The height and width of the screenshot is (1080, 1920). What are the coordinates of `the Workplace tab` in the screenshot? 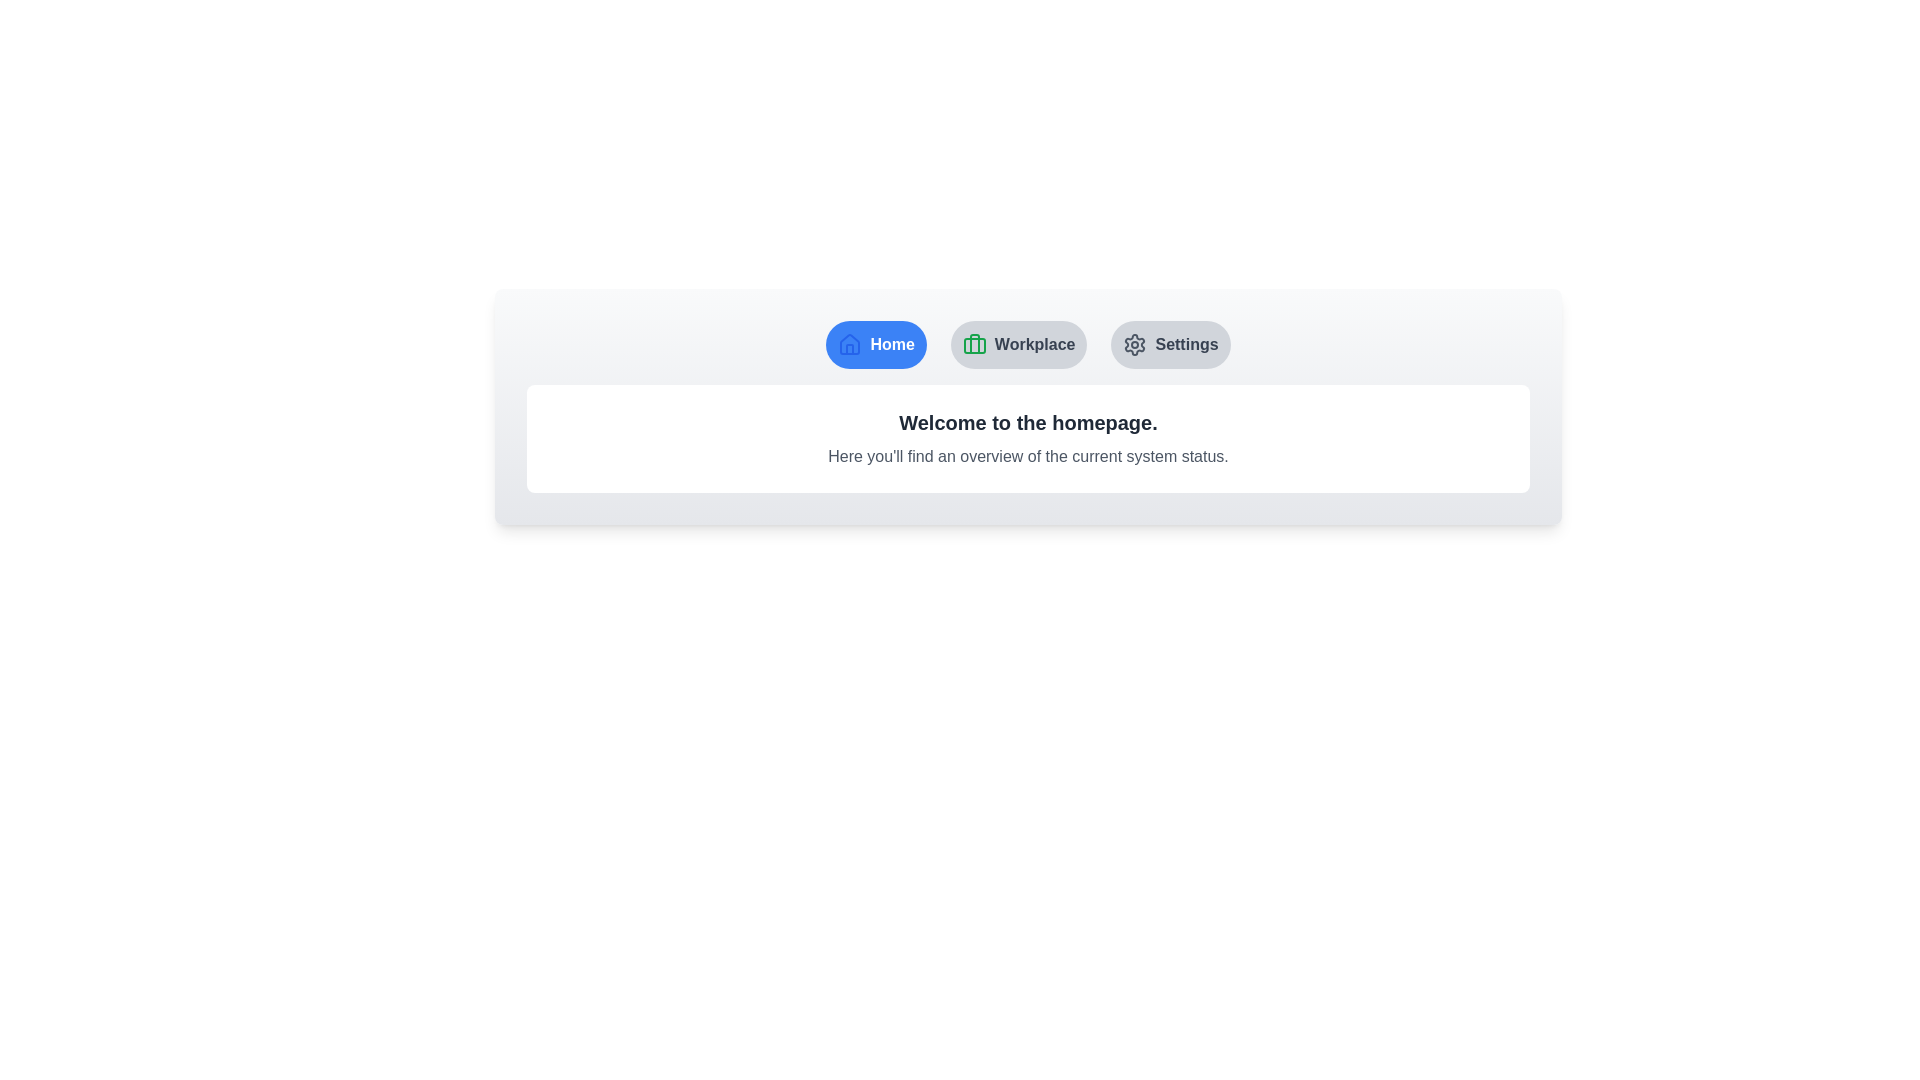 It's located at (1019, 343).